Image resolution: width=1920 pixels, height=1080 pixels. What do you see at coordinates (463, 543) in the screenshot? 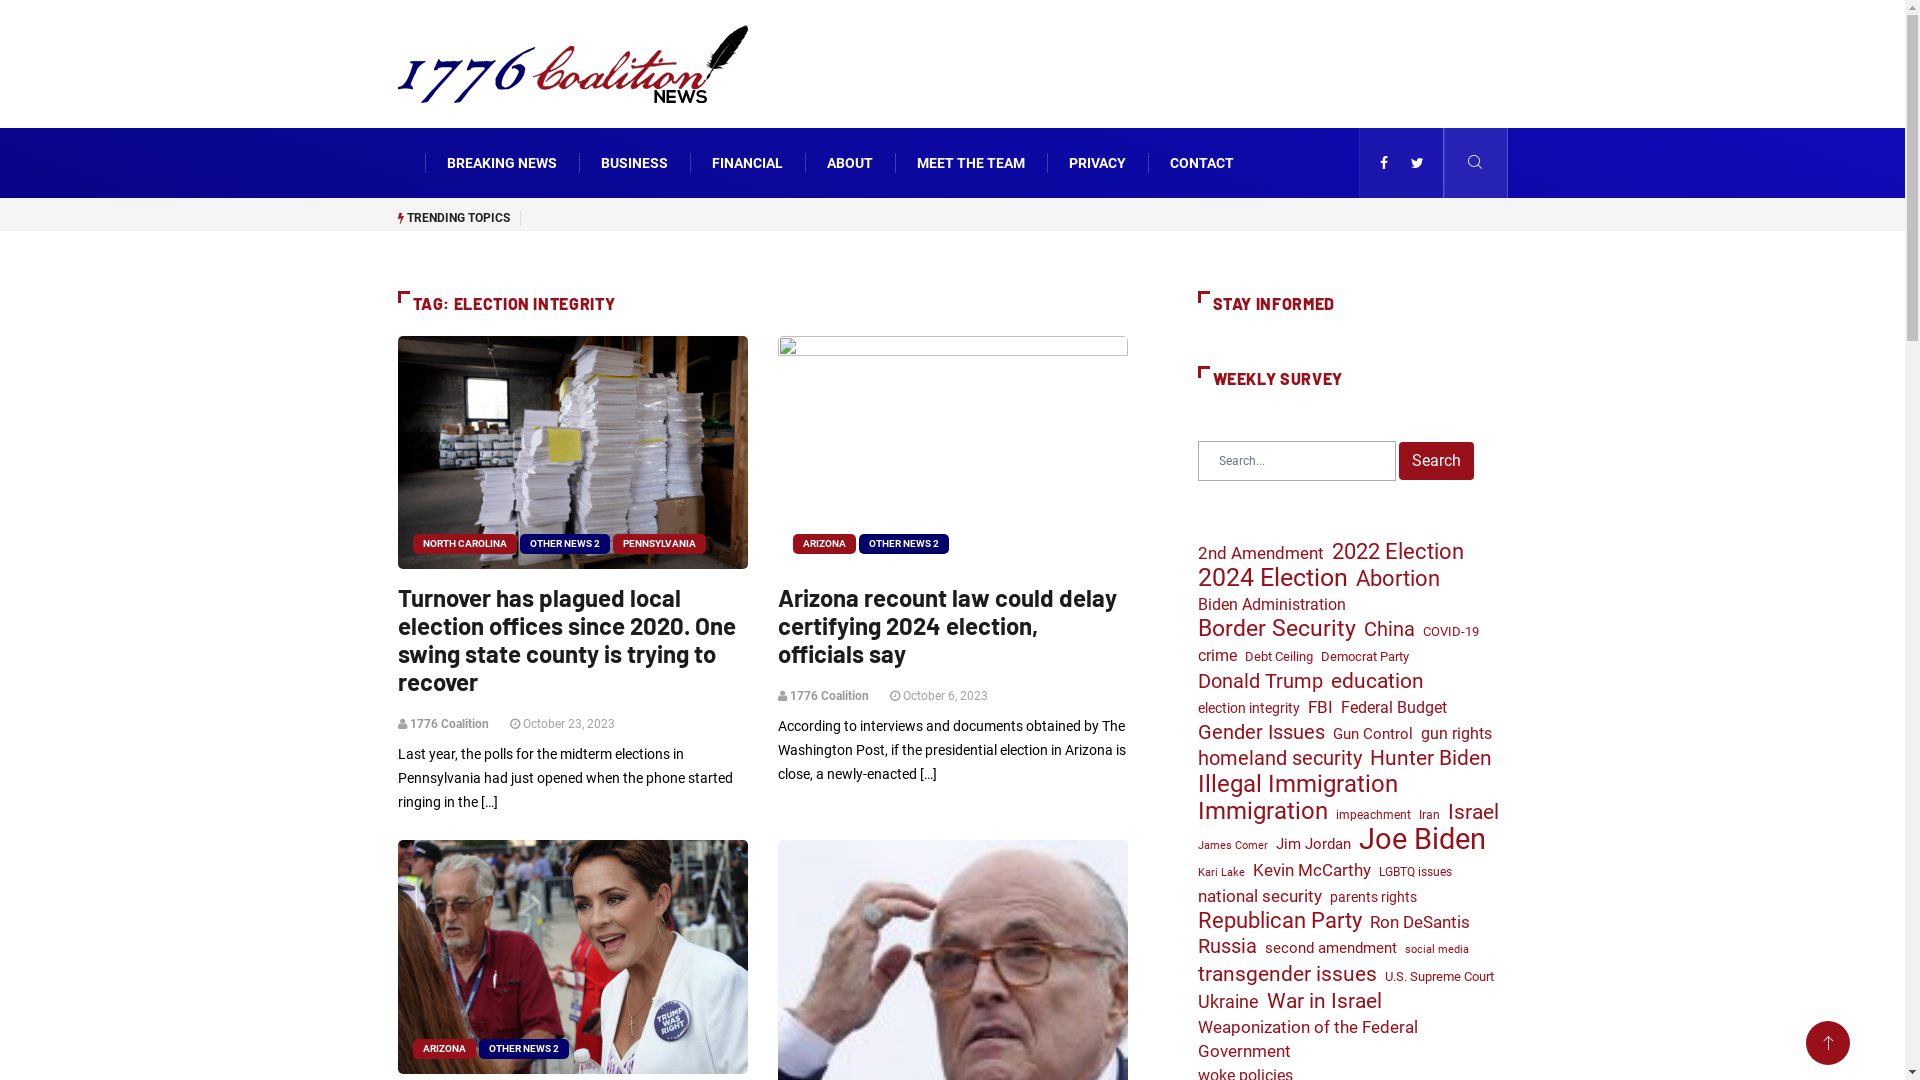
I see `'NORTH CAROLINA'` at bounding box center [463, 543].